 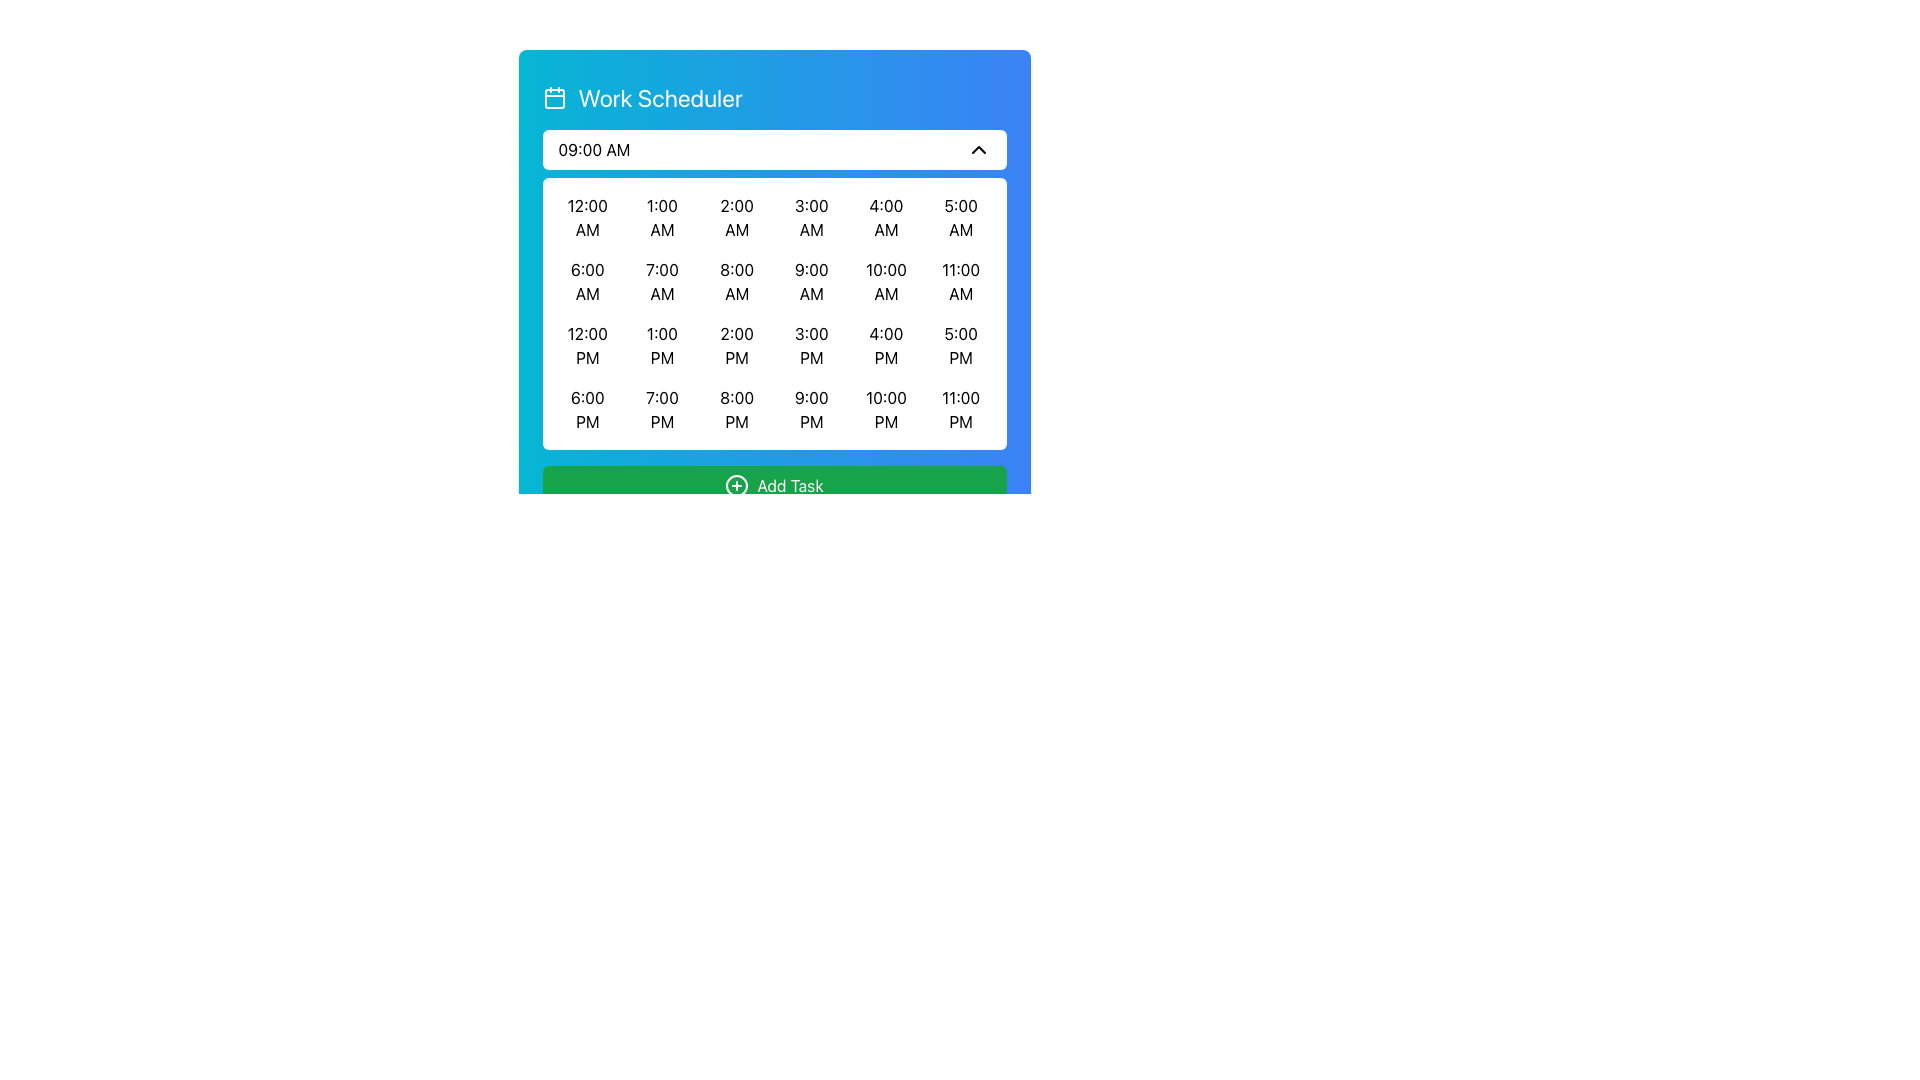 What do you see at coordinates (978, 149) in the screenshot?
I see `the chevron button (icon) located to the right of '09:00 AM'` at bounding box center [978, 149].